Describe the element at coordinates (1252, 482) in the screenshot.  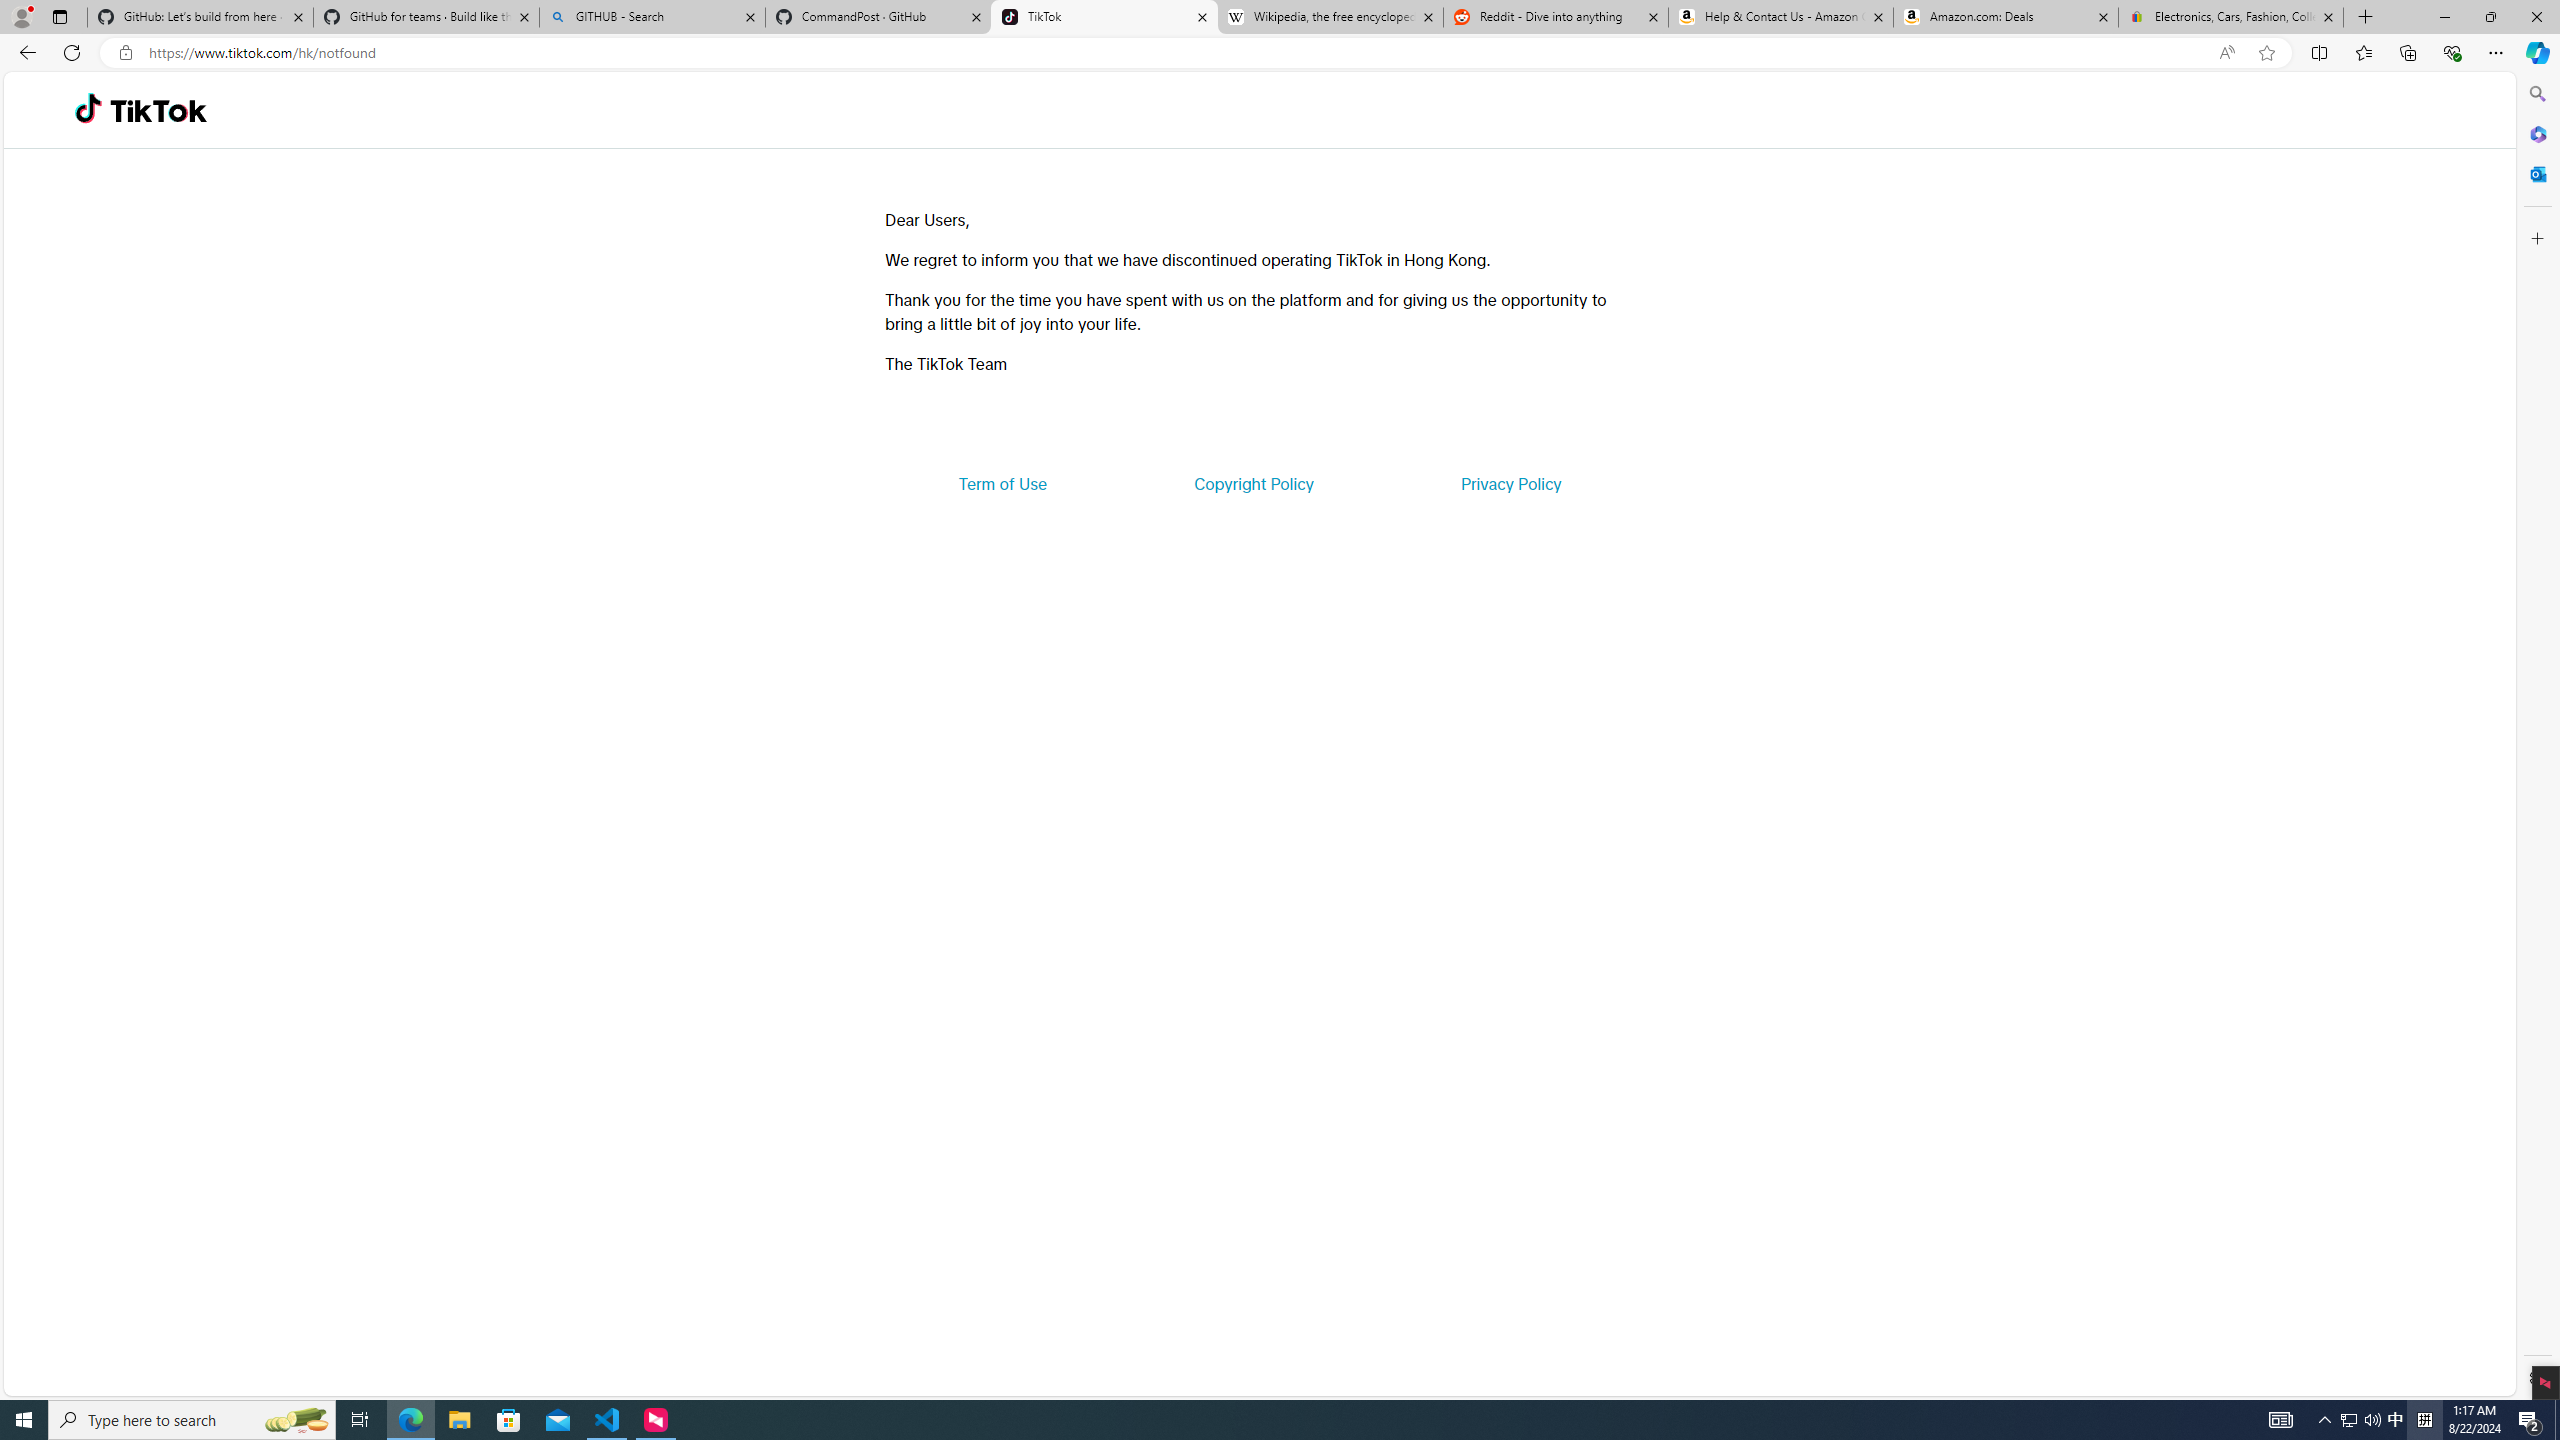
I see `'Copyright Policy'` at that location.